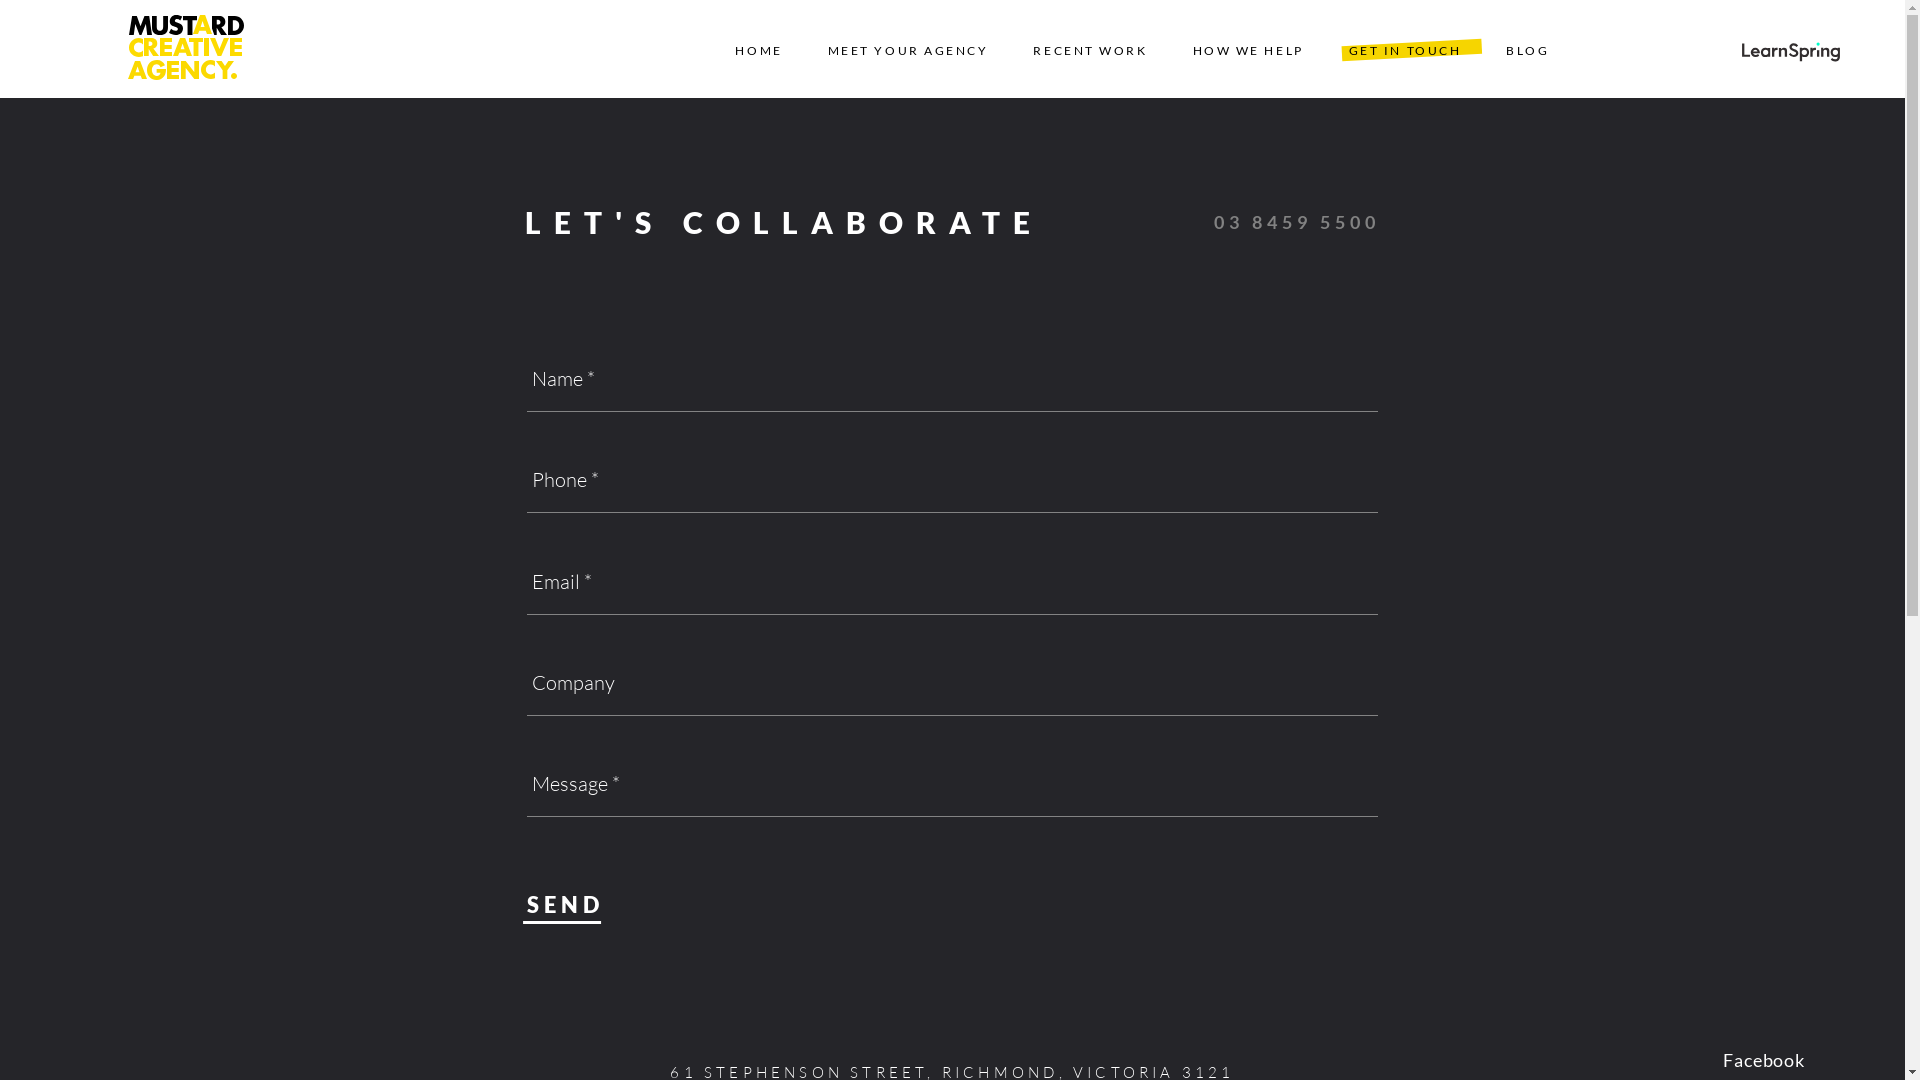  What do you see at coordinates (1404, 49) in the screenshot?
I see `'GET IN TOUCH'` at bounding box center [1404, 49].